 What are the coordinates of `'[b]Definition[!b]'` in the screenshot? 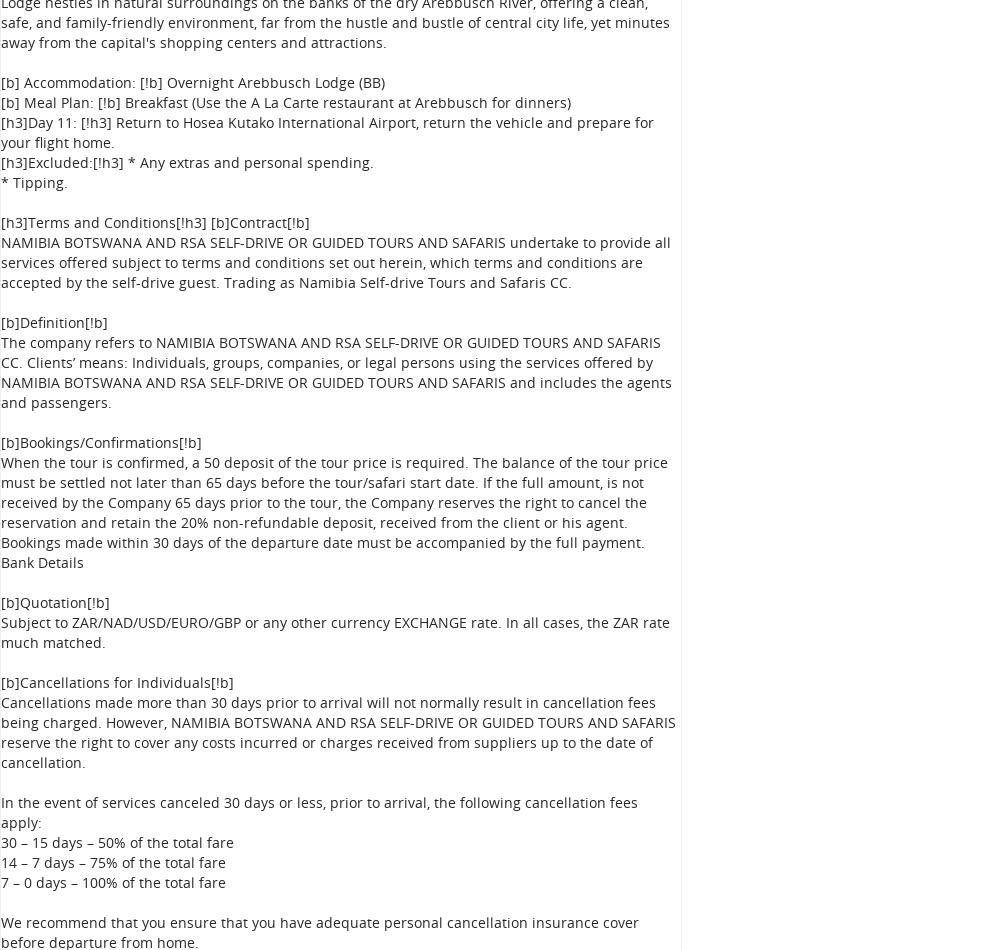 It's located at (0, 321).